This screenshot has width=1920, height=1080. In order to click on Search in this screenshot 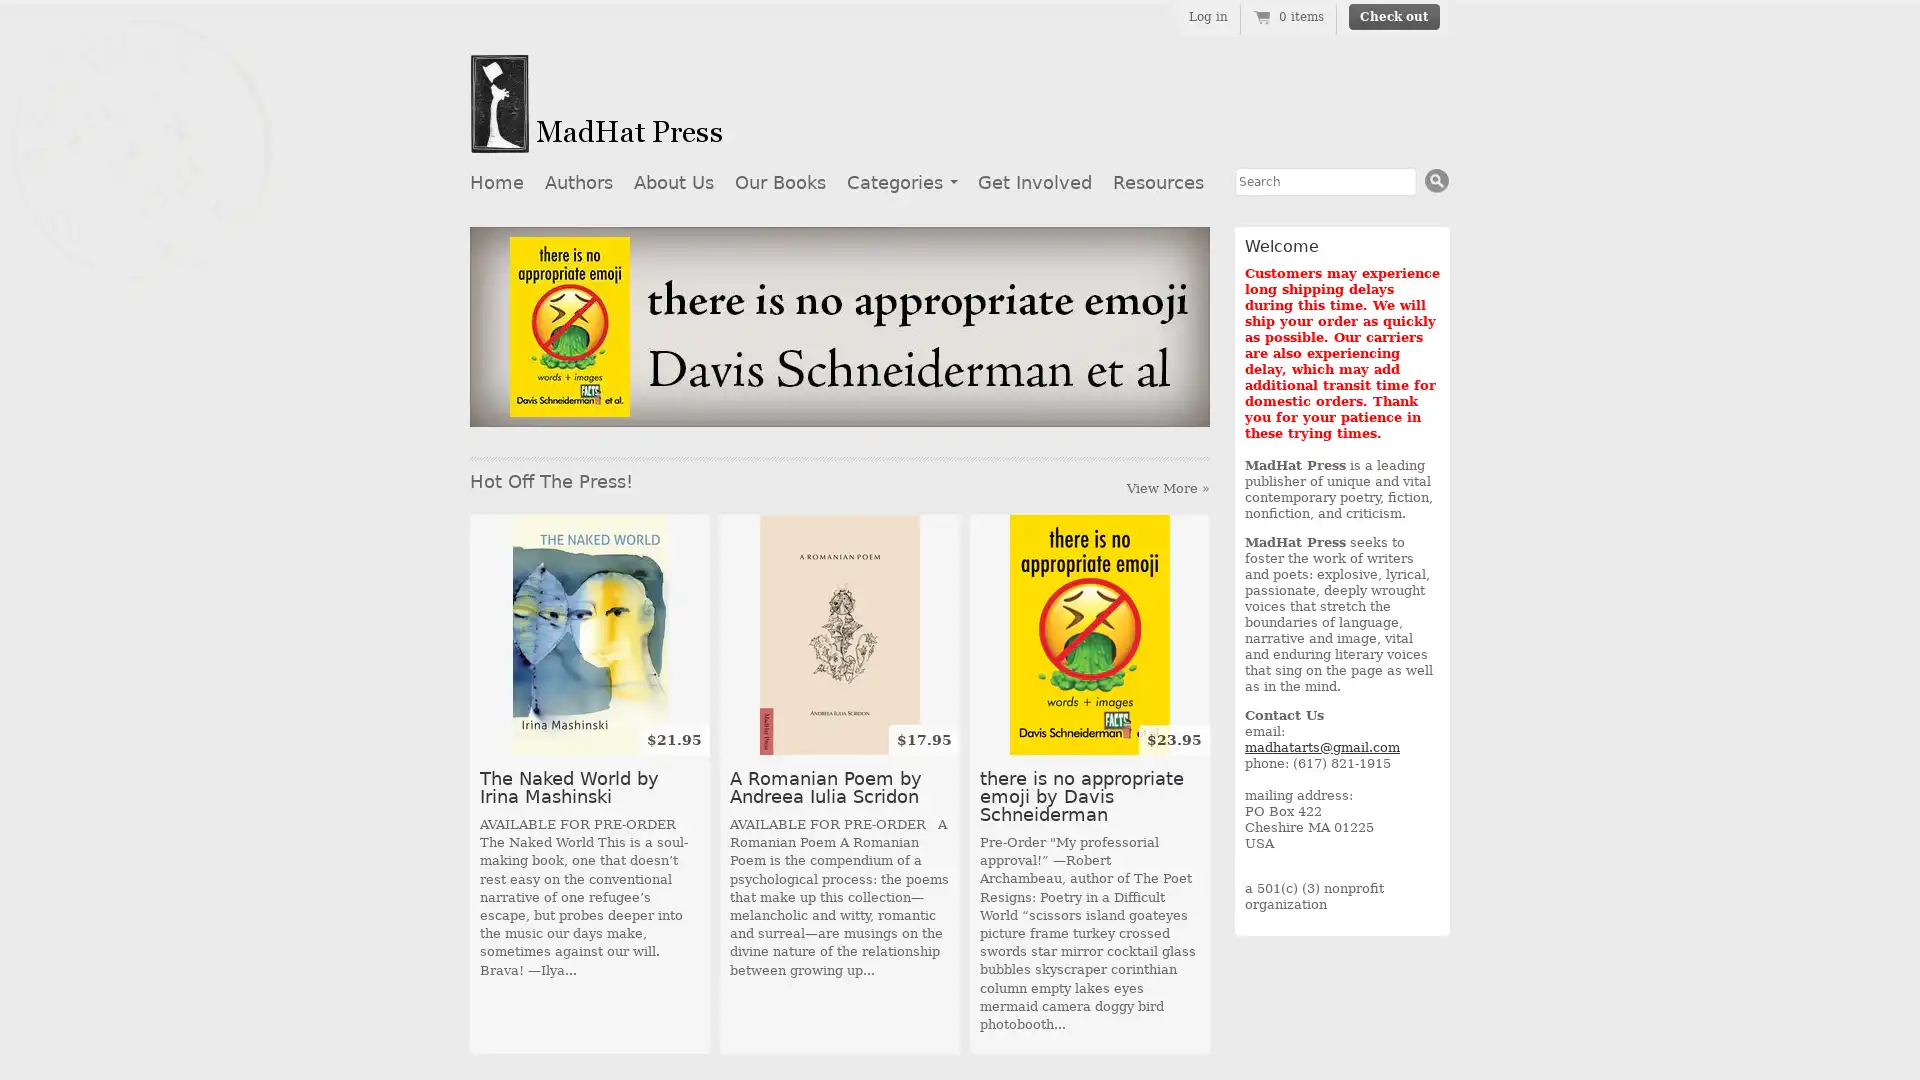, I will do `click(1436, 180)`.